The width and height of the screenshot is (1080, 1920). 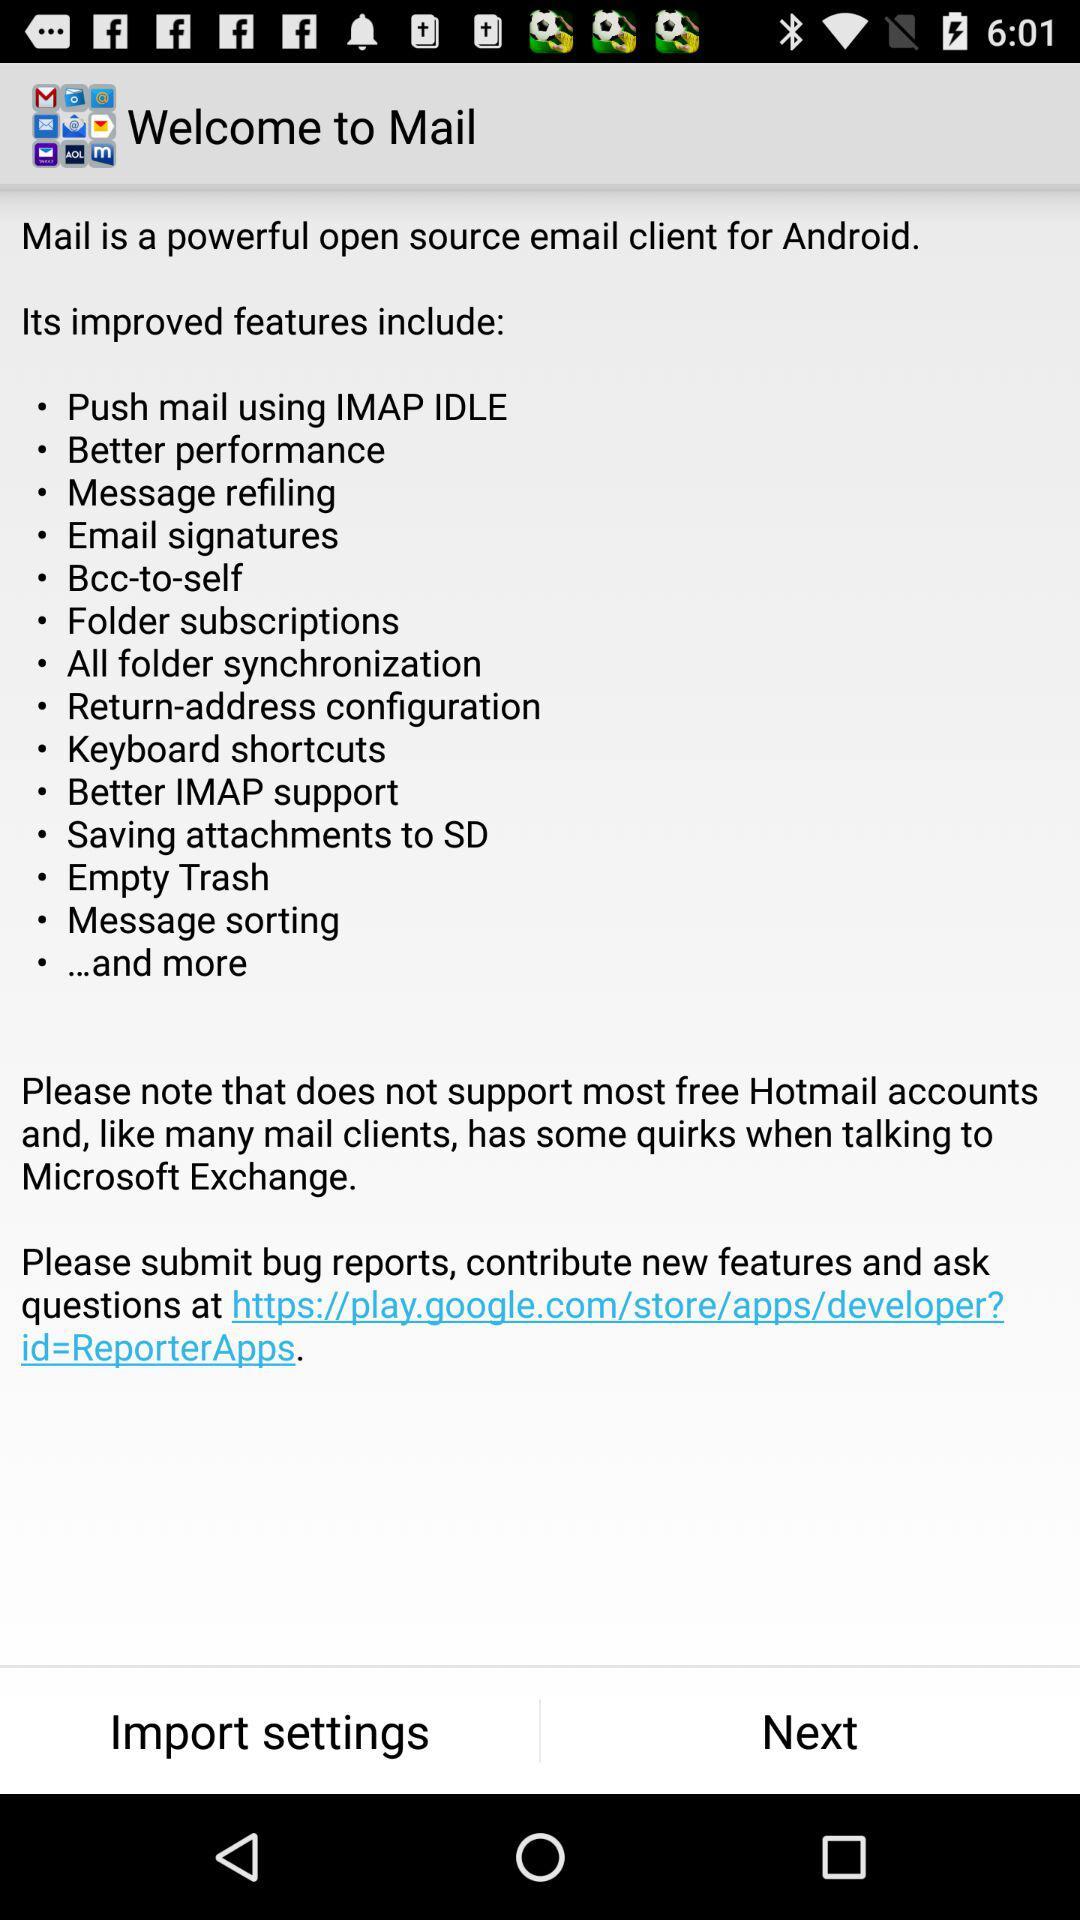 I want to click on item at the bottom left corner, so click(x=268, y=1730).